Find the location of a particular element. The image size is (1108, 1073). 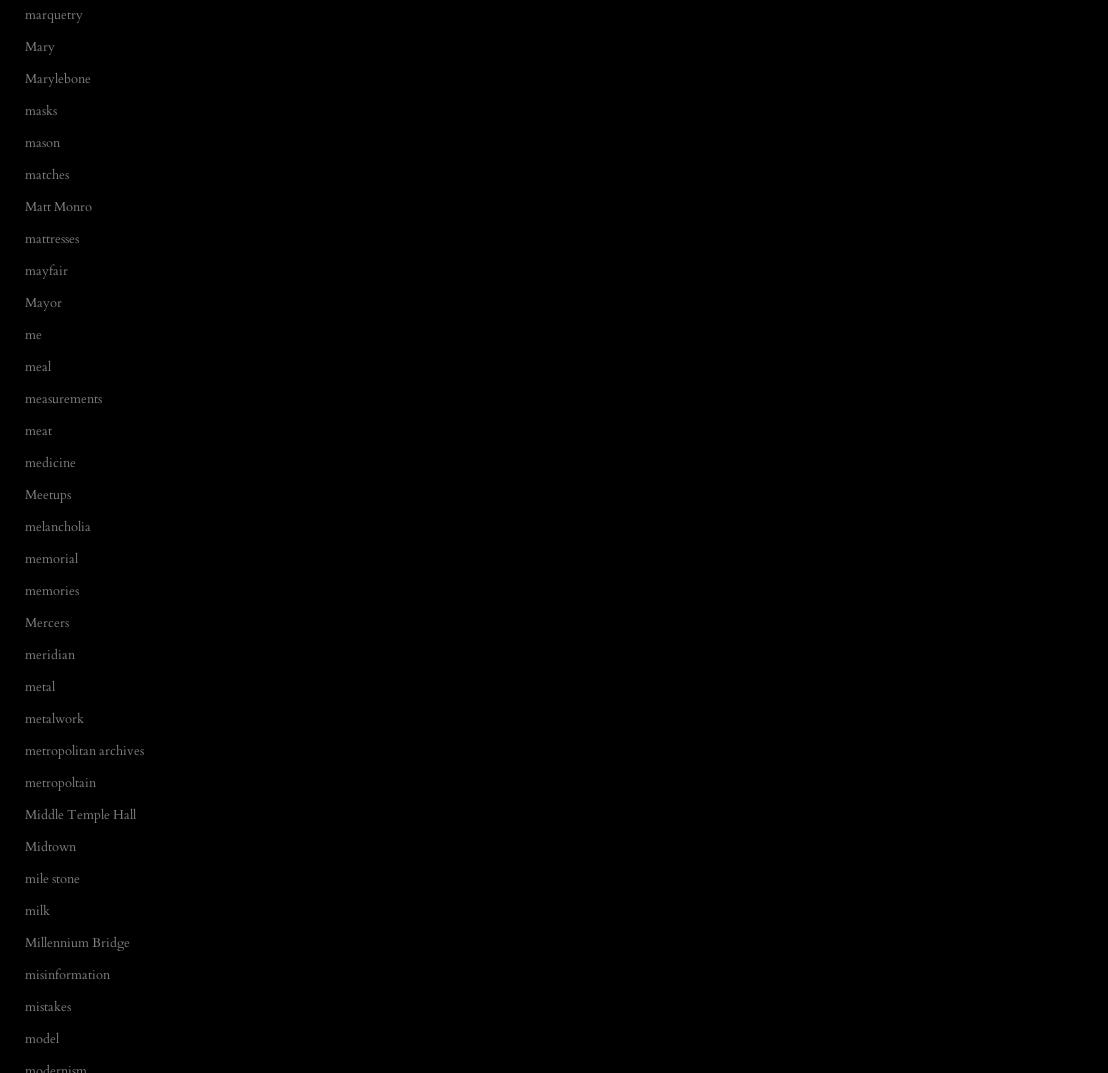

'masks' is located at coordinates (40, 109).